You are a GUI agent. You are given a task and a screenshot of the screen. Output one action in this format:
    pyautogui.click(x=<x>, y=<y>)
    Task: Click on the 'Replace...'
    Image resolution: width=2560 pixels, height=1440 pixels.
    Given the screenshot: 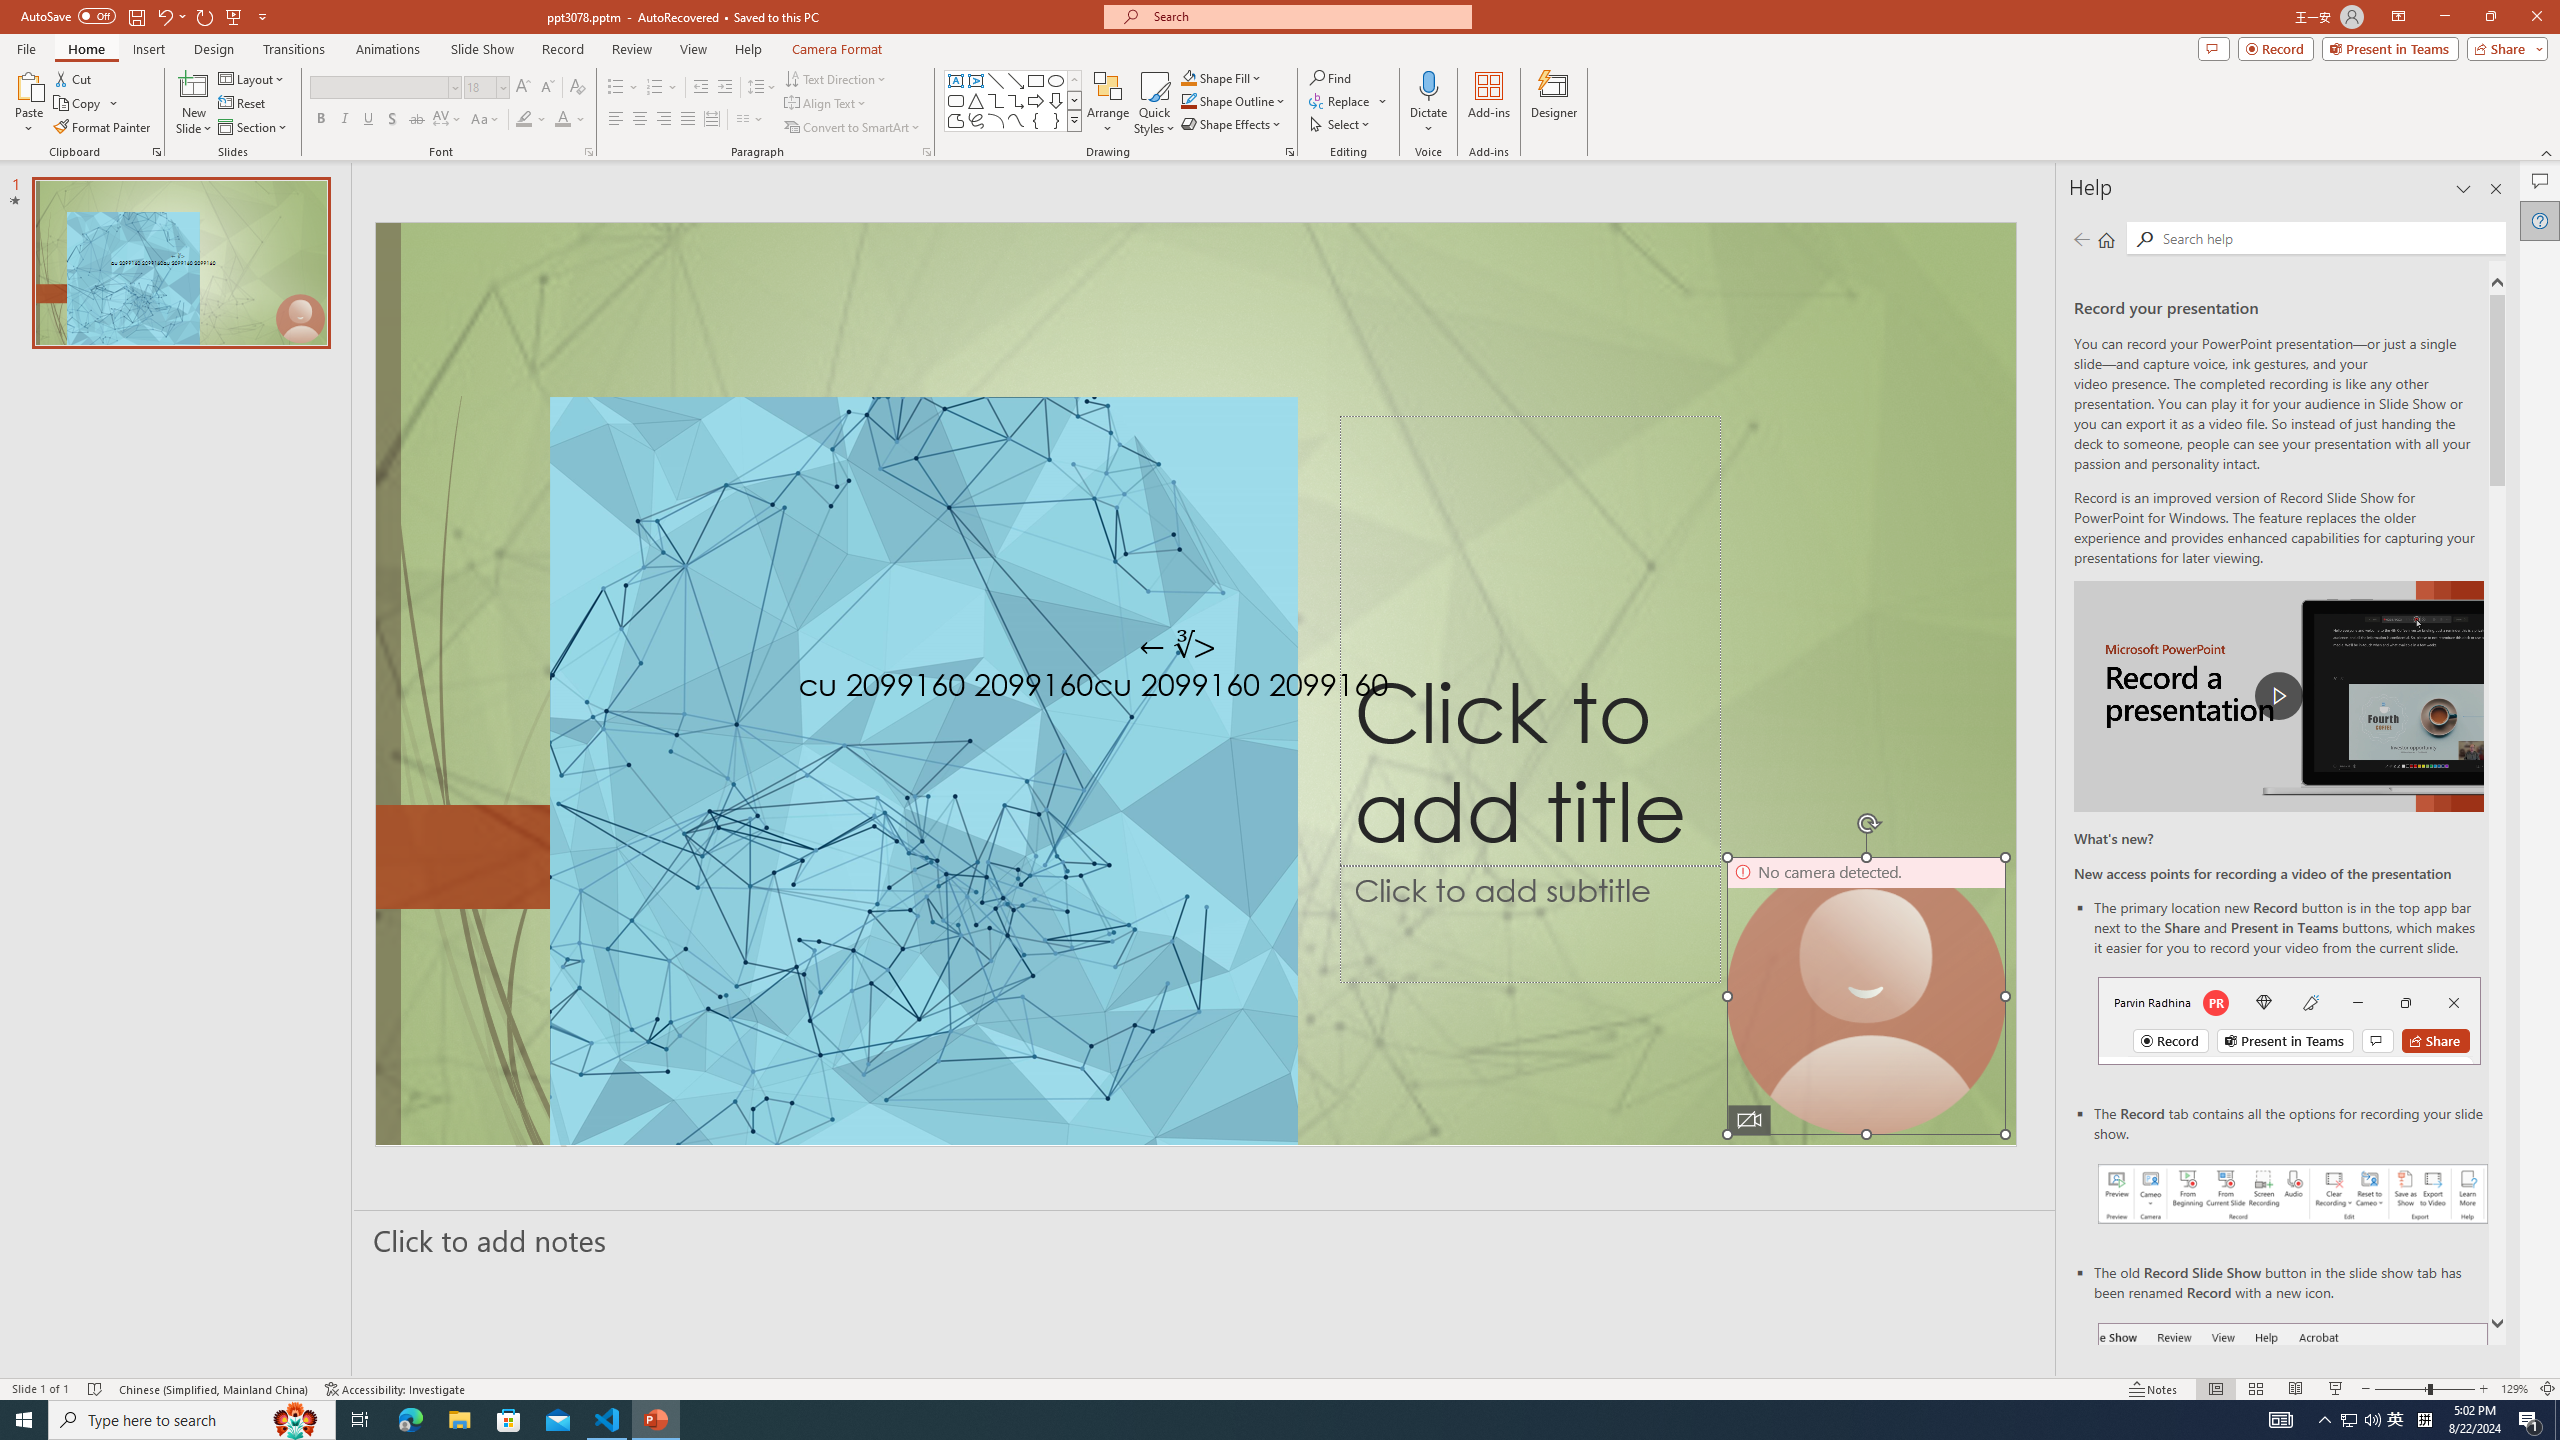 What is the action you would take?
    pyautogui.click(x=1341, y=99)
    